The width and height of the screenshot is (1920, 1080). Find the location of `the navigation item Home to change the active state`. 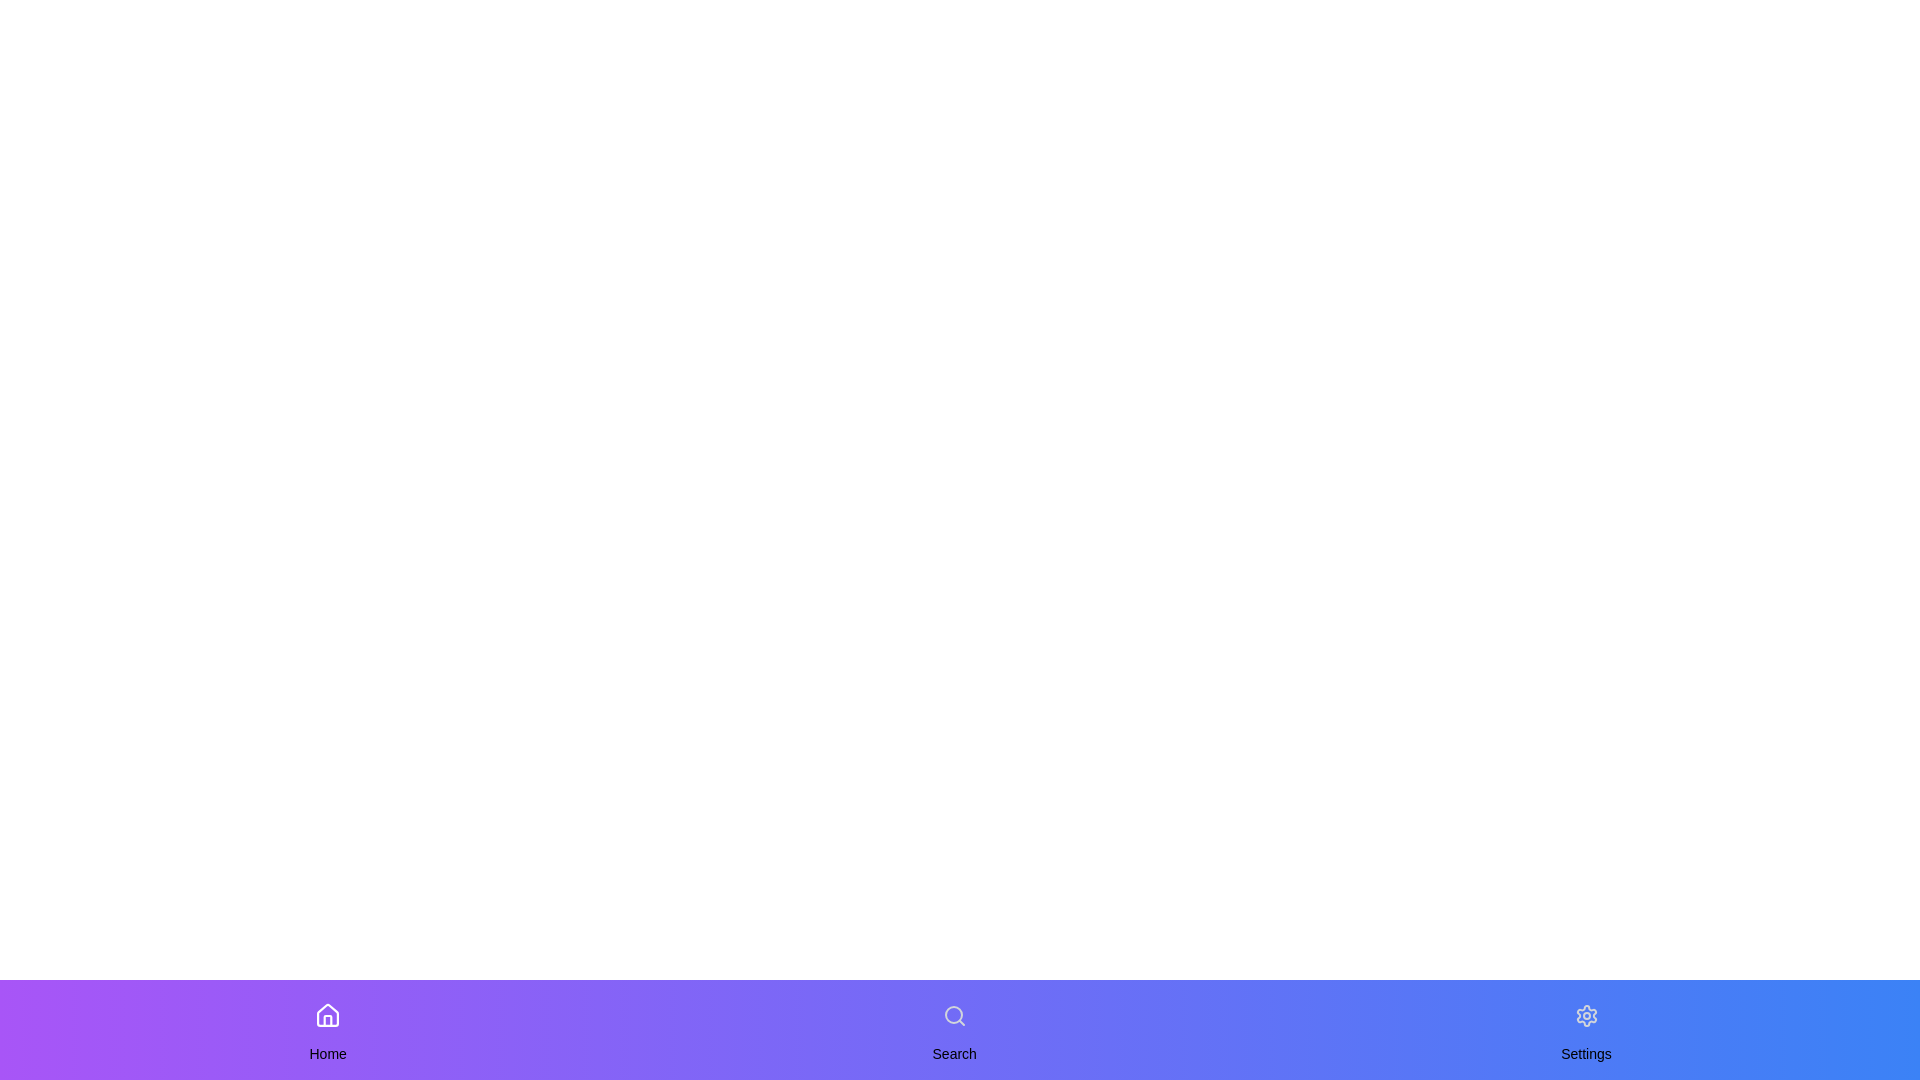

the navigation item Home to change the active state is located at coordinates (328, 1015).